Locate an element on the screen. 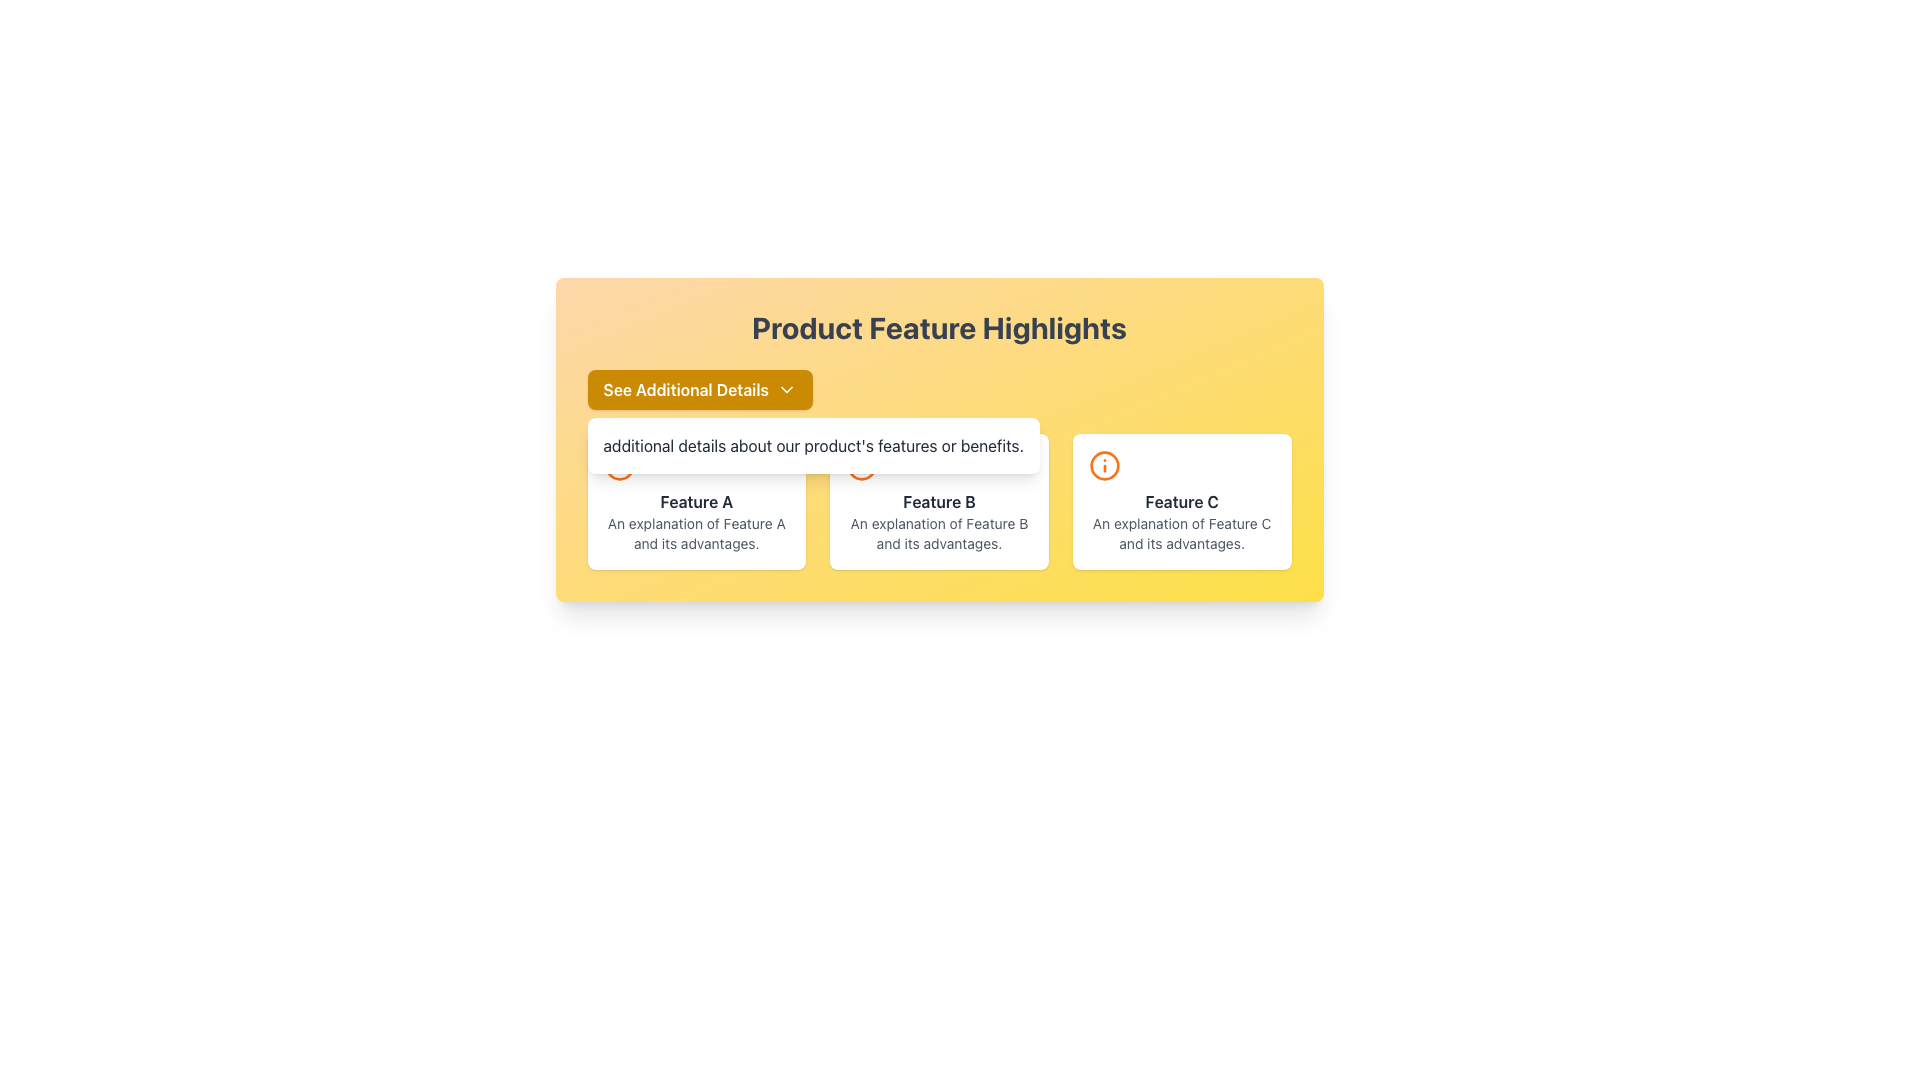 The image size is (1920, 1080). the Informational card that highlights and explains 'Feature A', located in the top-left corner of a grid of three cards is located at coordinates (696, 500).